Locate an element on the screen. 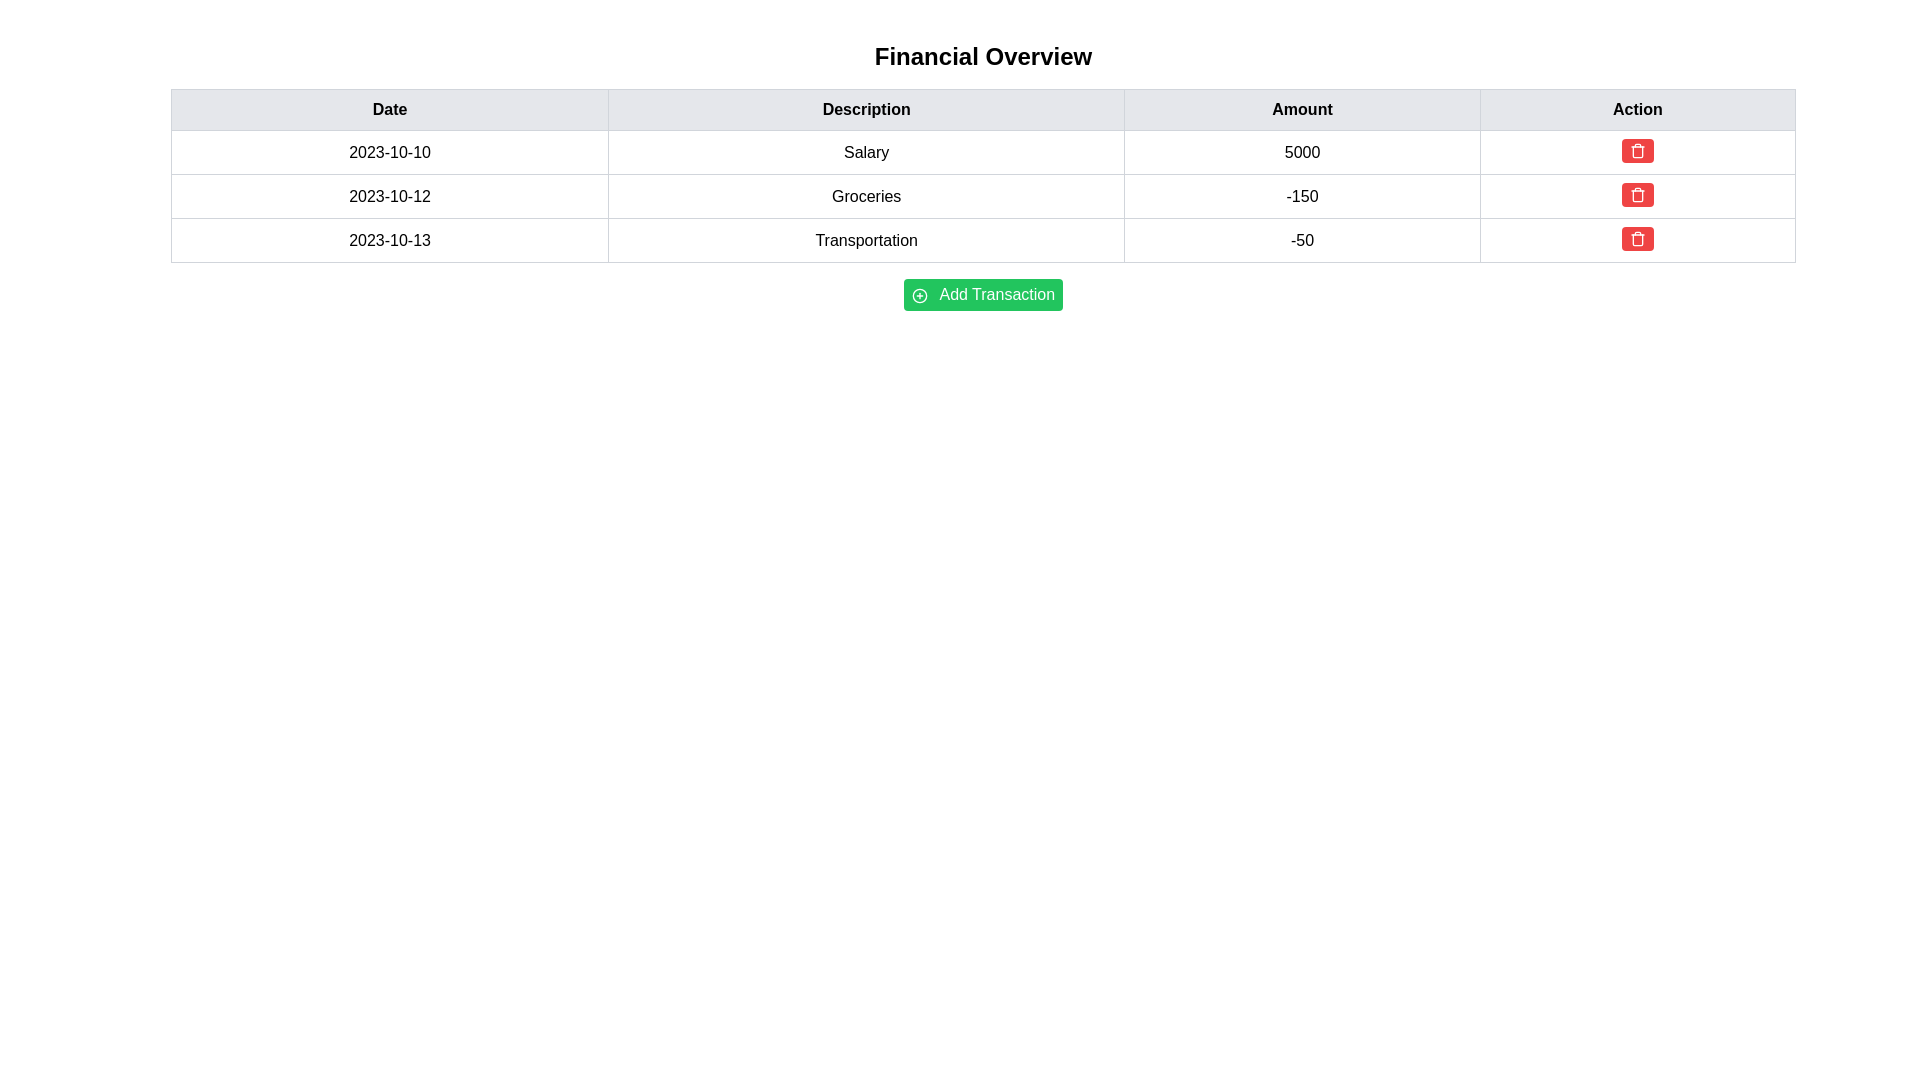 This screenshot has width=1920, height=1080. the Textual Data Table Cell displaying the date '2023-10-10', which is the first column entry of the first data row under the 'Date' header is located at coordinates (390, 151).